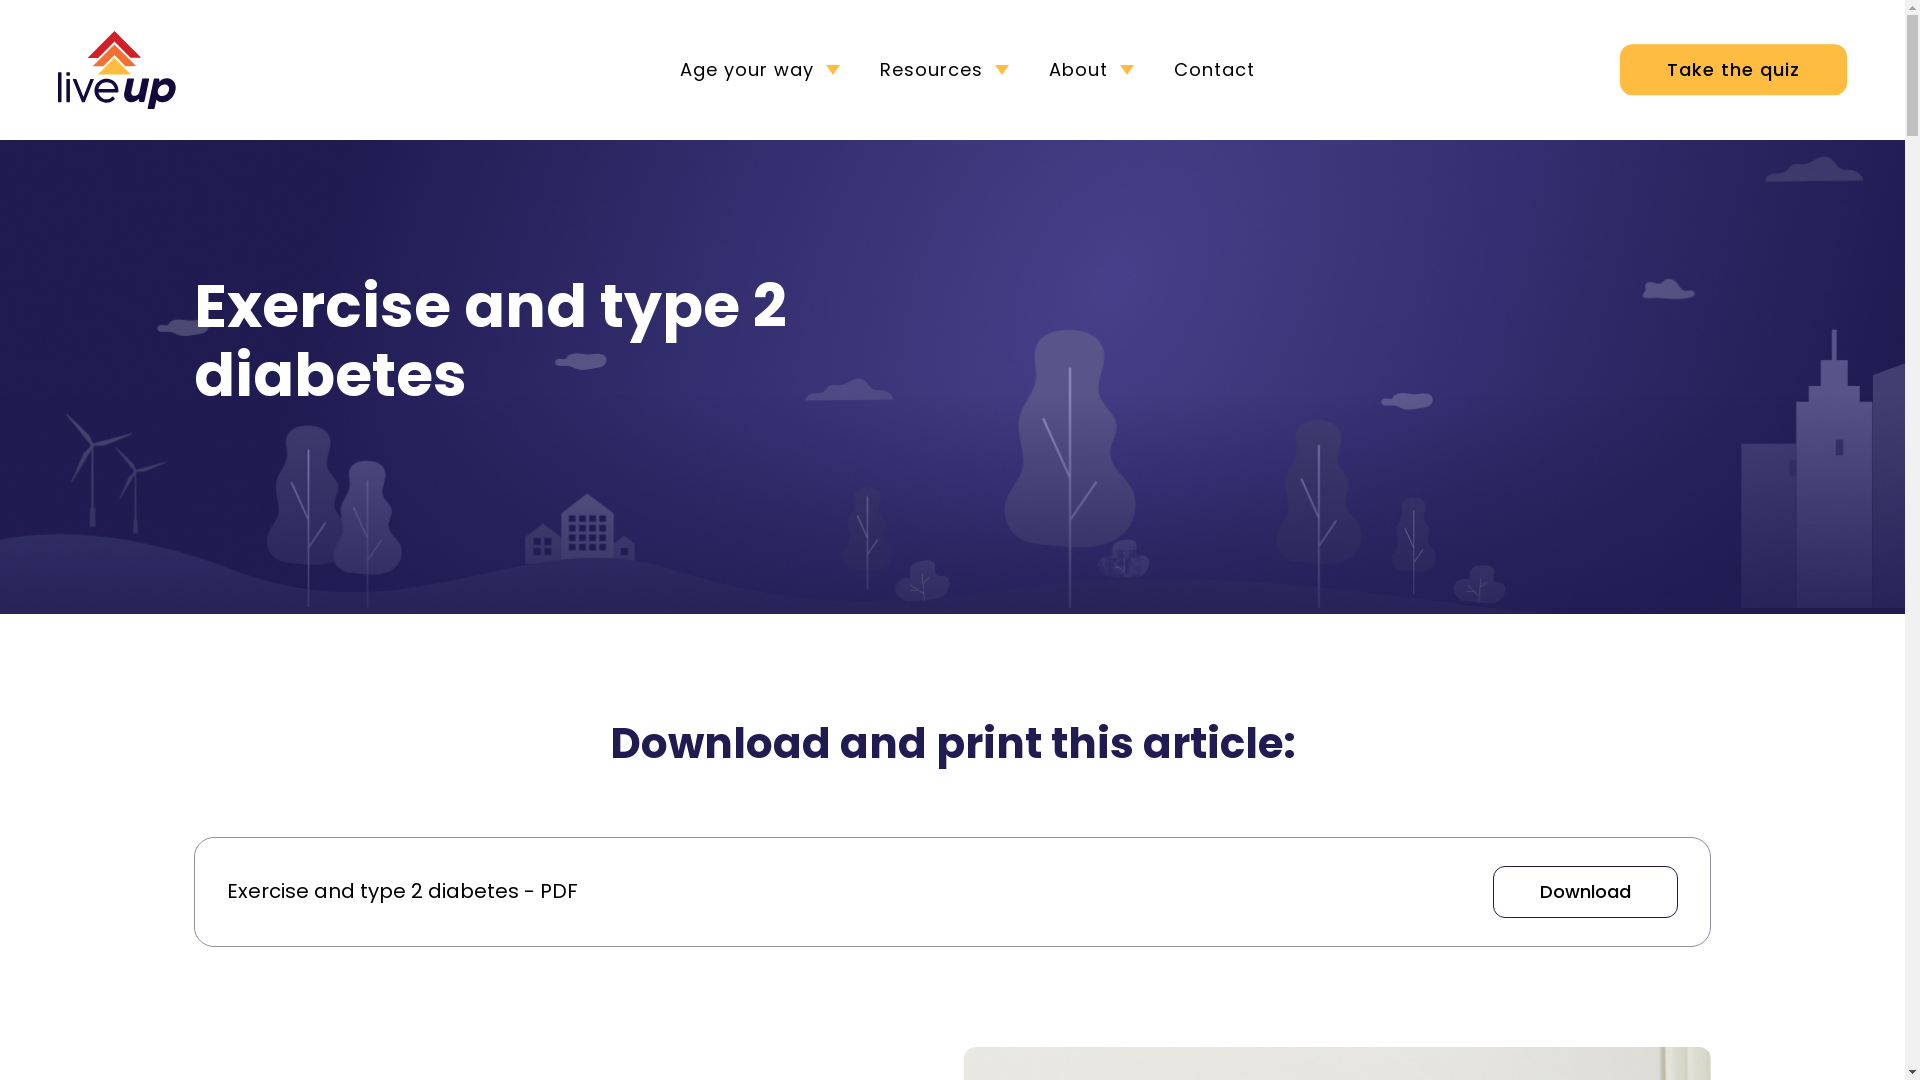 The height and width of the screenshot is (1080, 1920). What do you see at coordinates (1584, 890) in the screenshot?
I see `'Download'` at bounding box center [1584, 890].